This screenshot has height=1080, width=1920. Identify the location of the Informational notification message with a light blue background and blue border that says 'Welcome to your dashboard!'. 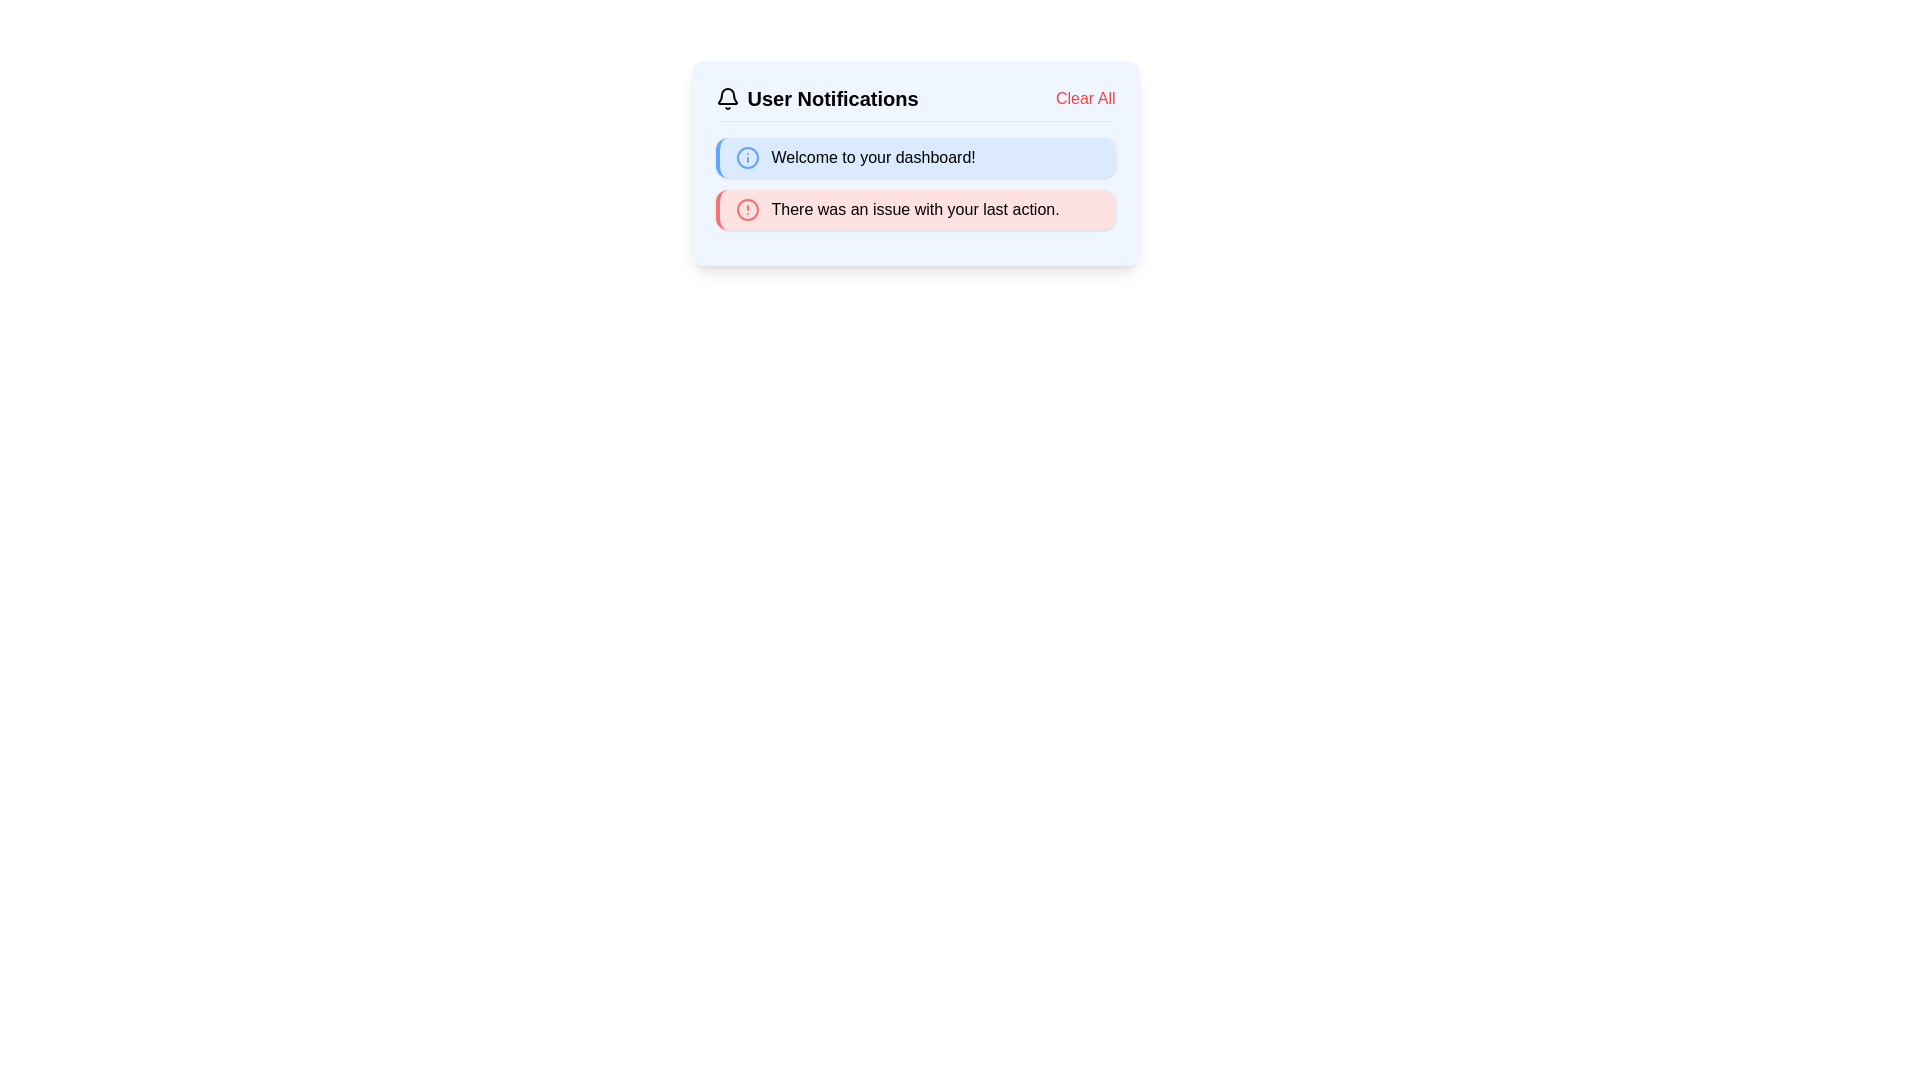
(914, 184).